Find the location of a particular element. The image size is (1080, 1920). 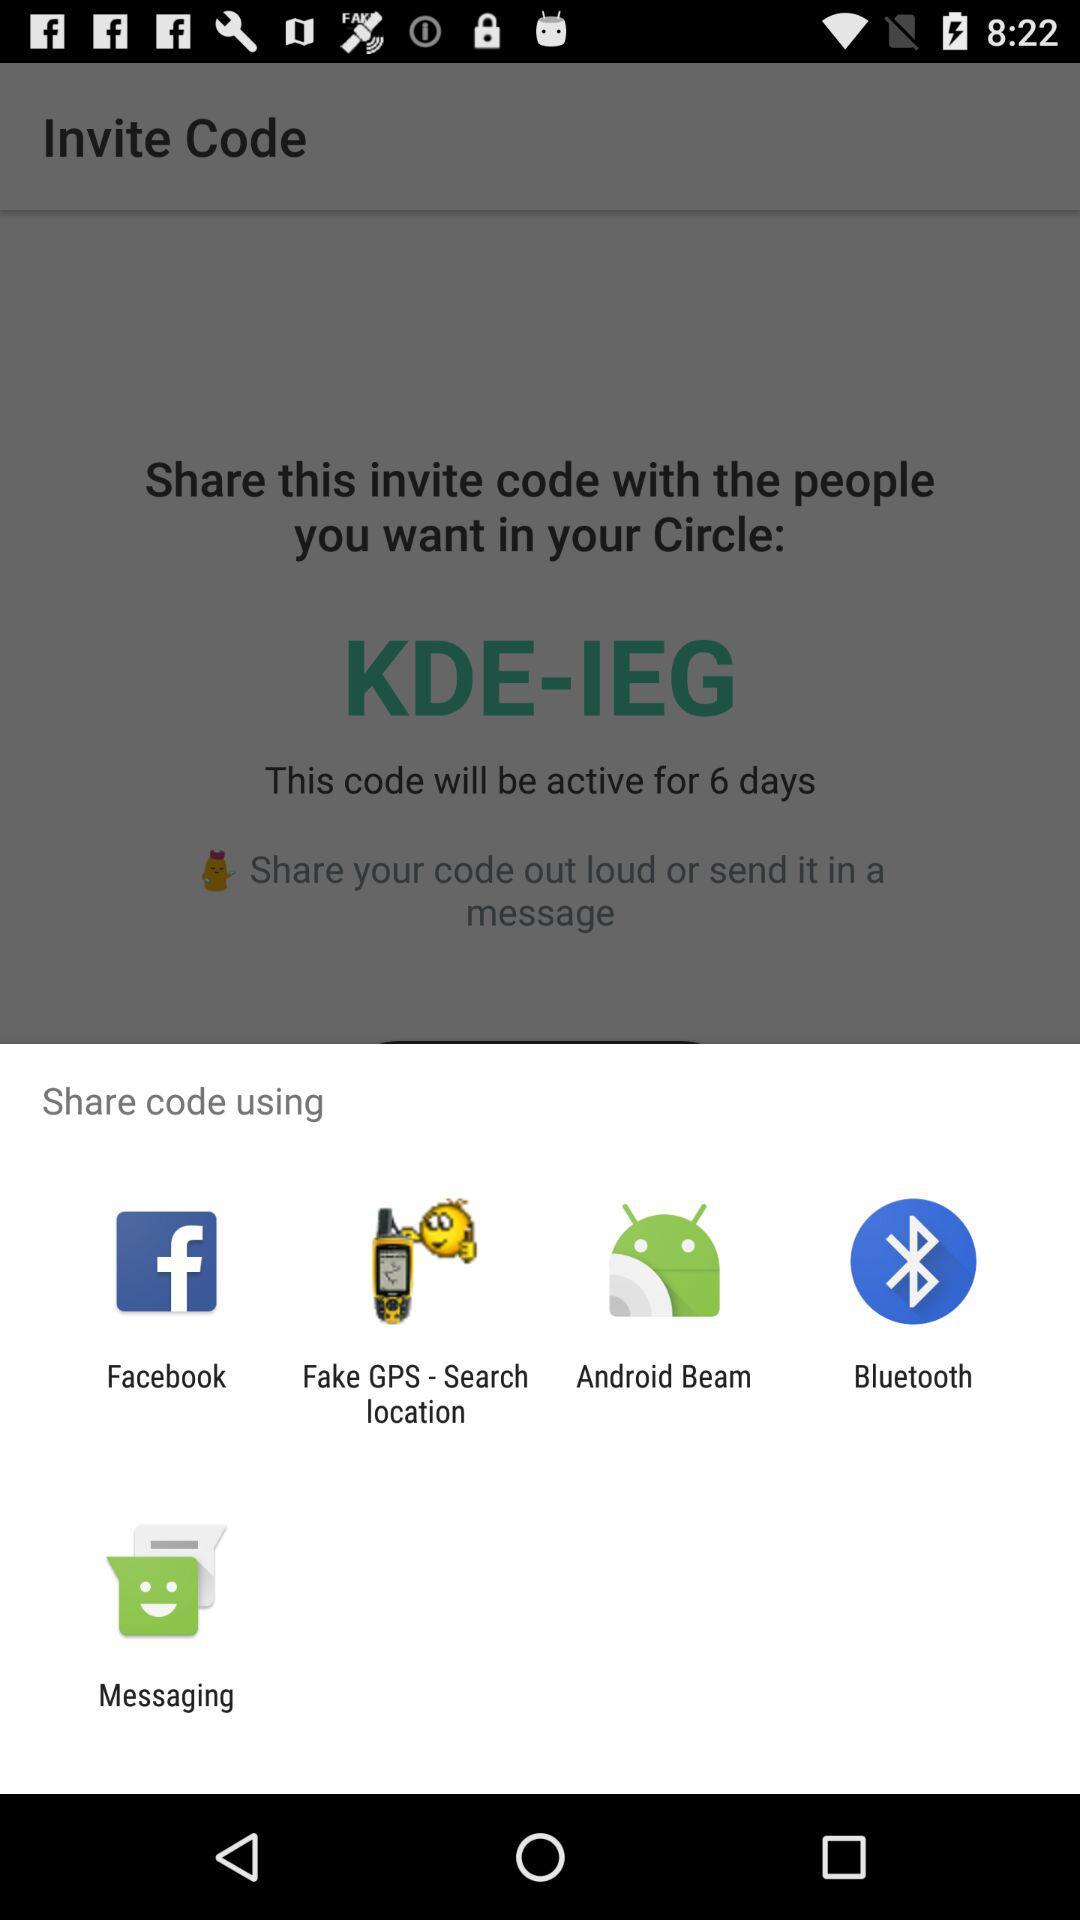

the fake gps search icon is located at coordinates (414, 1392).